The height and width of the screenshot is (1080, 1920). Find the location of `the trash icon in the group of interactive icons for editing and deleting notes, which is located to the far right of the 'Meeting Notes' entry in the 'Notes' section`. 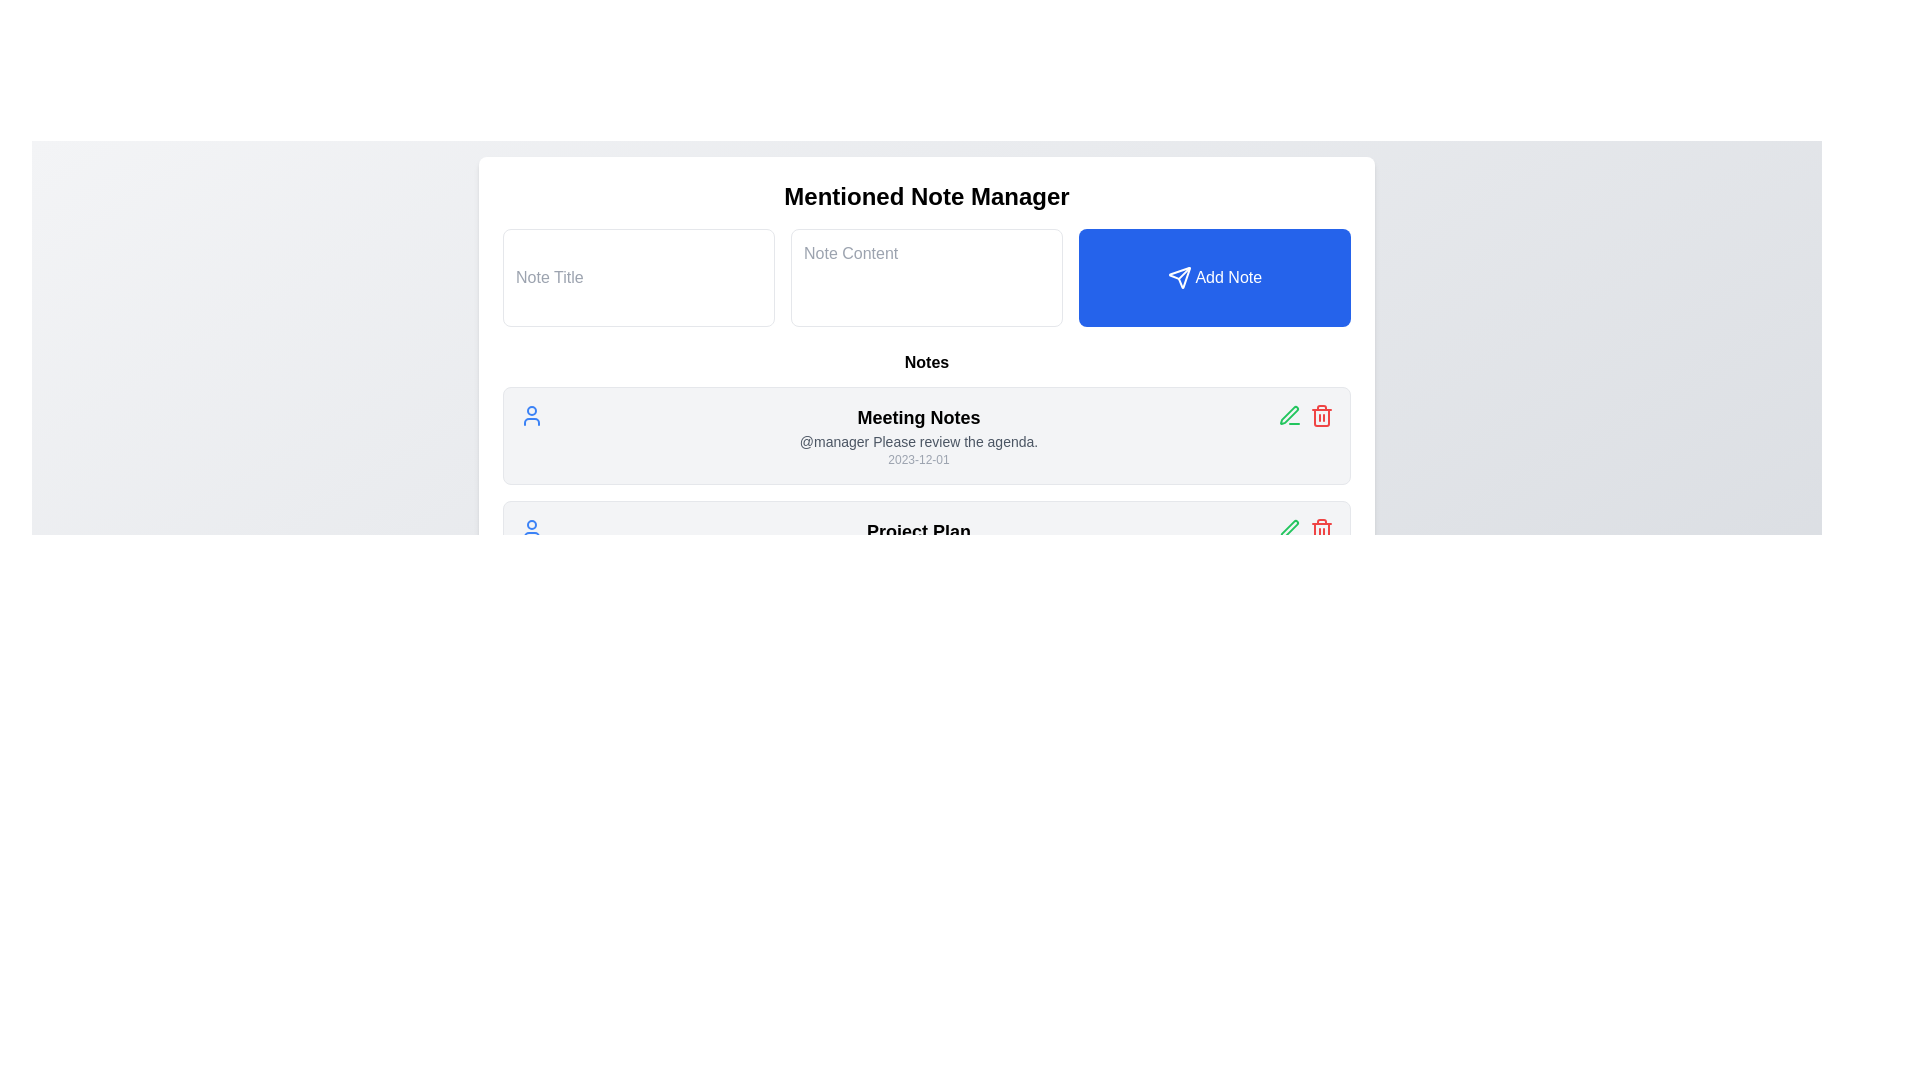

the trash icon in the group of interactive icons for editing and deleting notes, which is located to the far right of the 'Meeting Notes' entry in the 'Notes' section is located at coordinates (1305, 415).